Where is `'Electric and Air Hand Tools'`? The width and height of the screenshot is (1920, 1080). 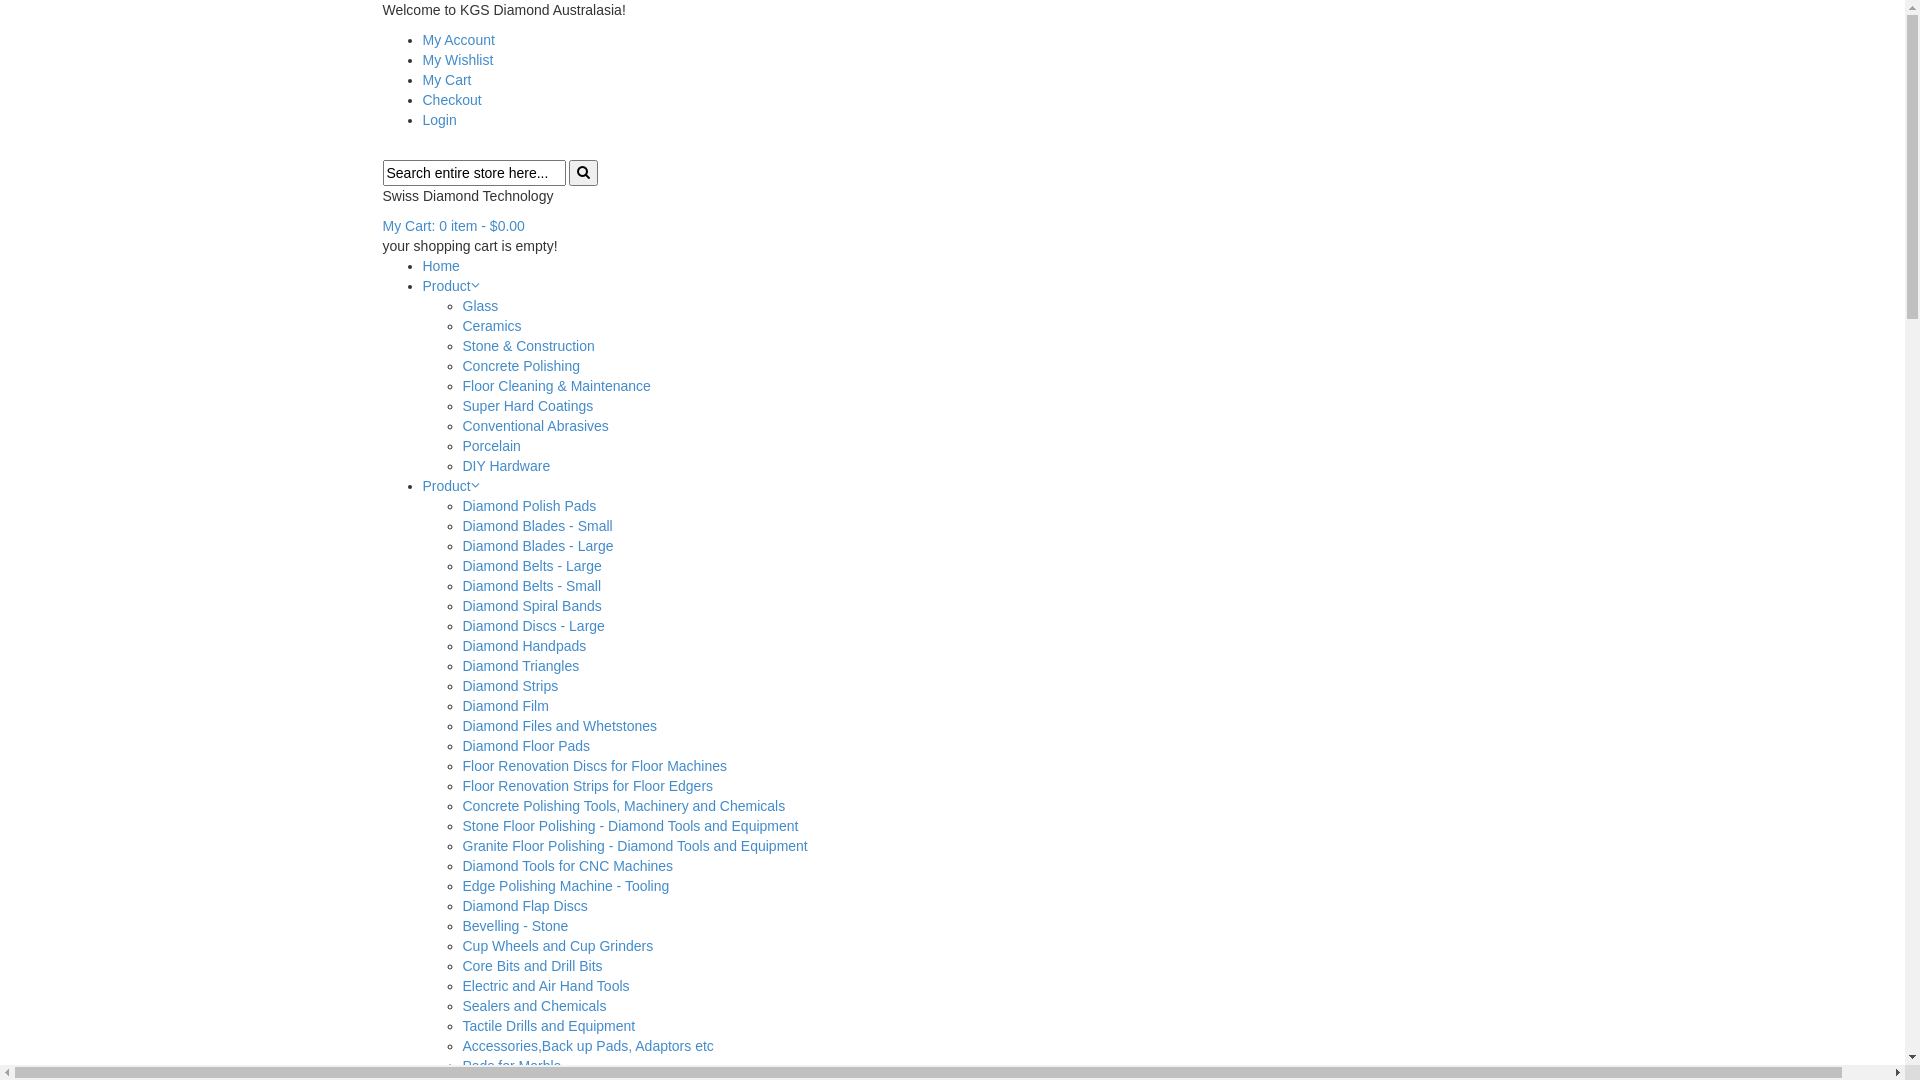
'Electric and Air Hand Tools' is located at coordinates (545, 985).